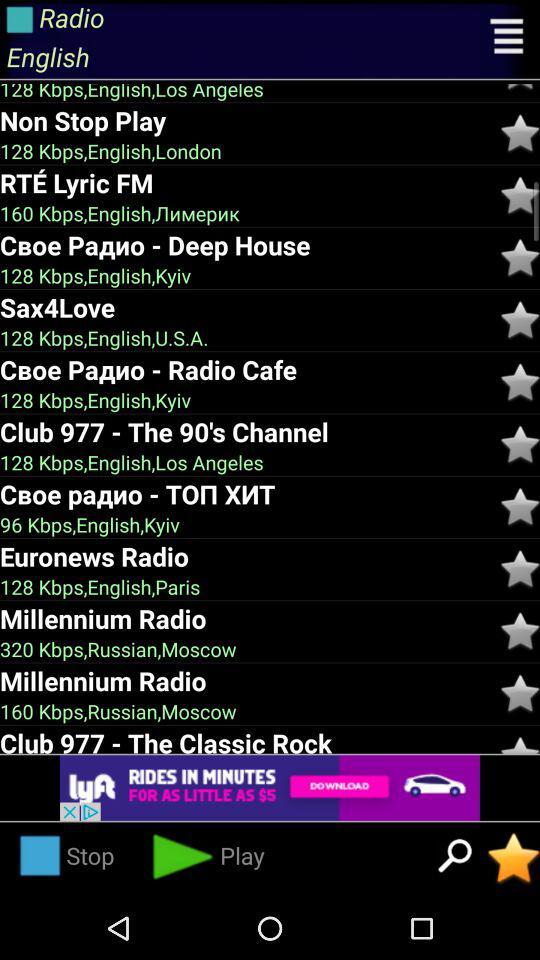 This screenshot has height=960, width=540. Describe the element at coordinates (520, 257) in the screenshot. I see `click the star option` at that location.